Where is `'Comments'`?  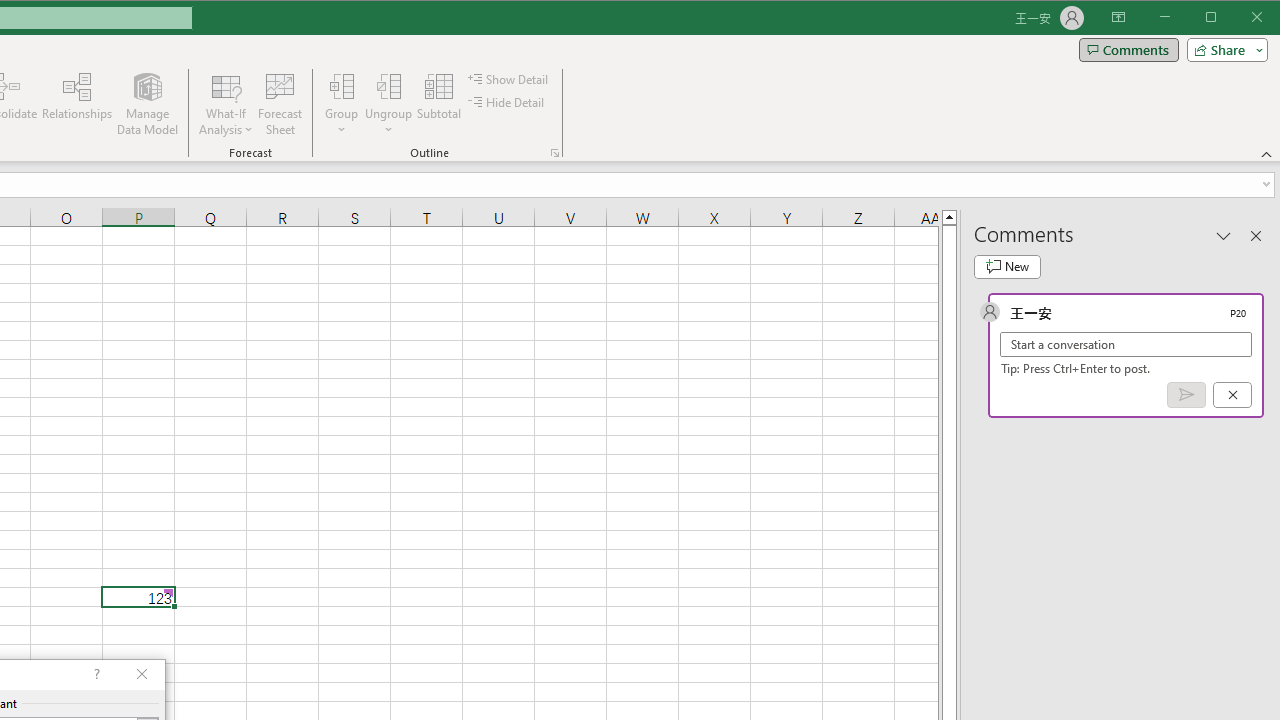 'Comments' is located at coordinates (1128, 49).